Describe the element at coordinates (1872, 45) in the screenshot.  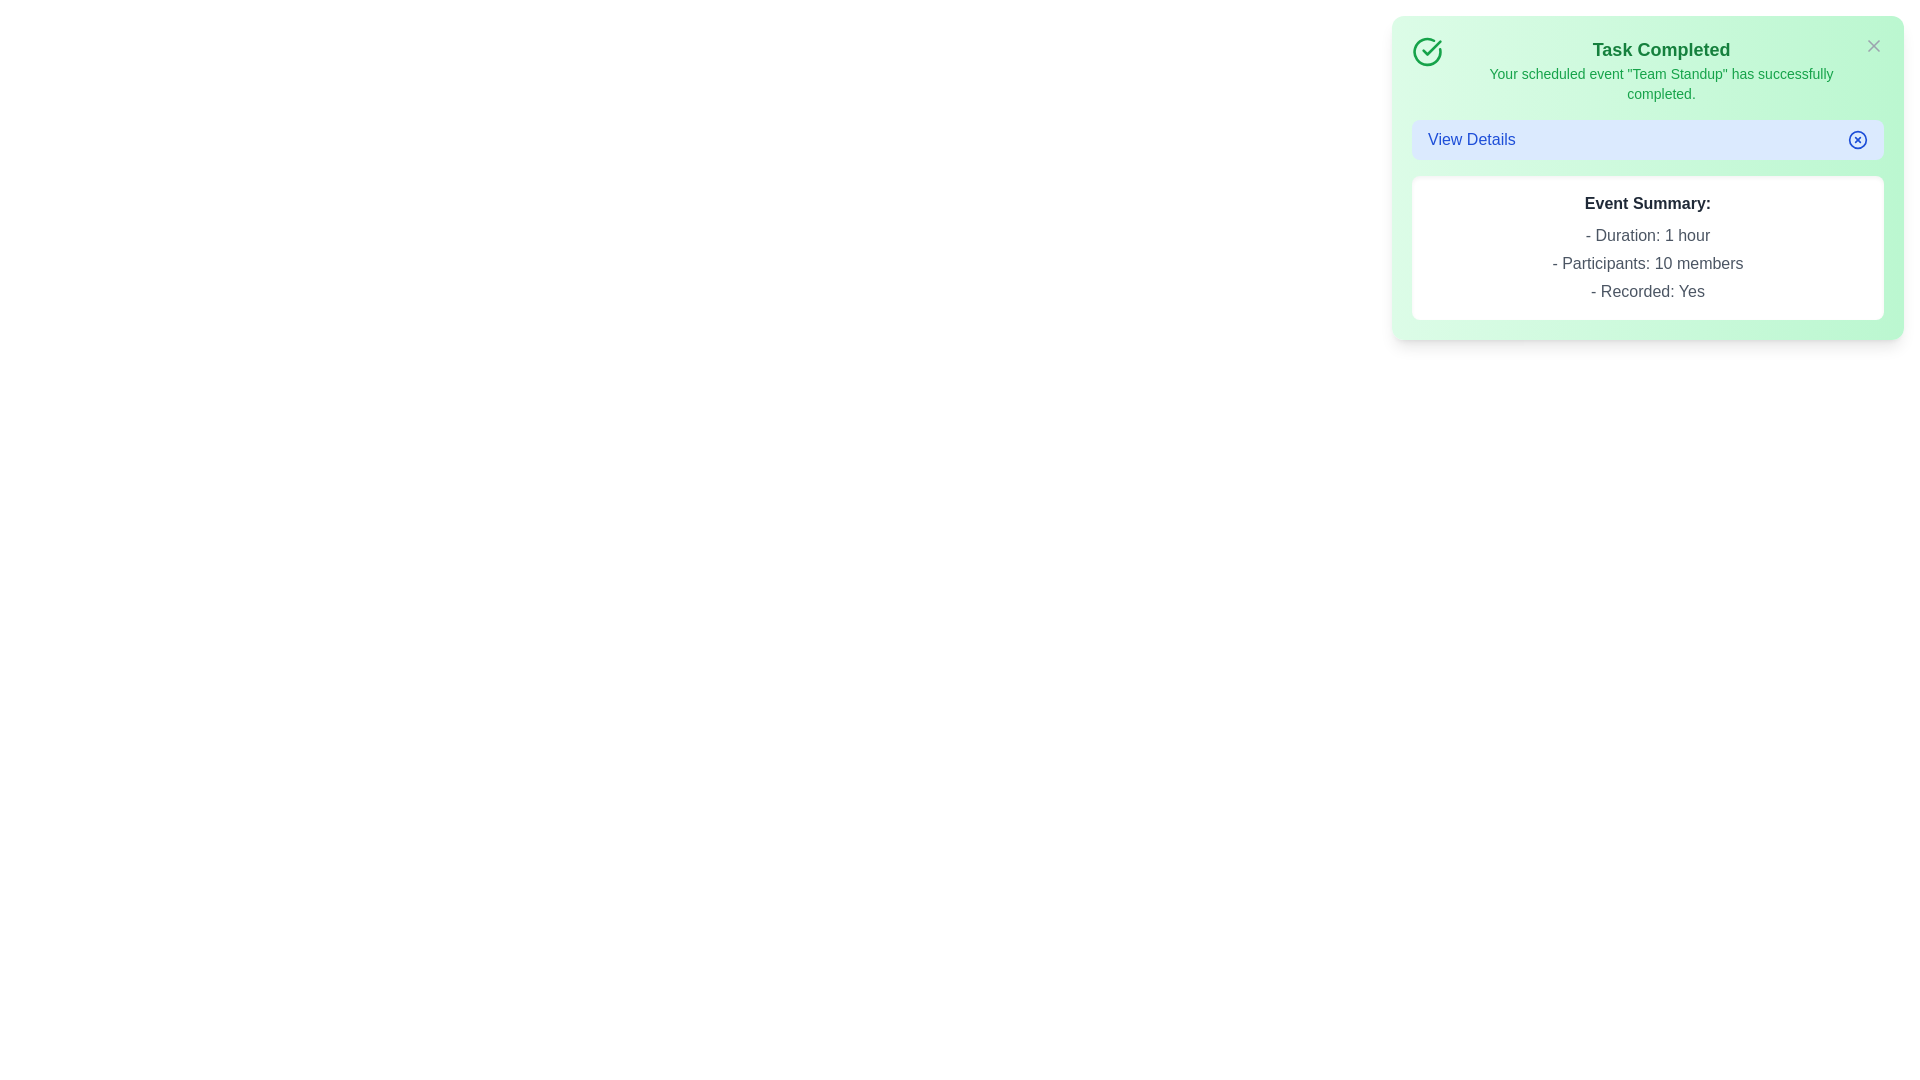
I see `the close button of the EventNotification component` at that location.